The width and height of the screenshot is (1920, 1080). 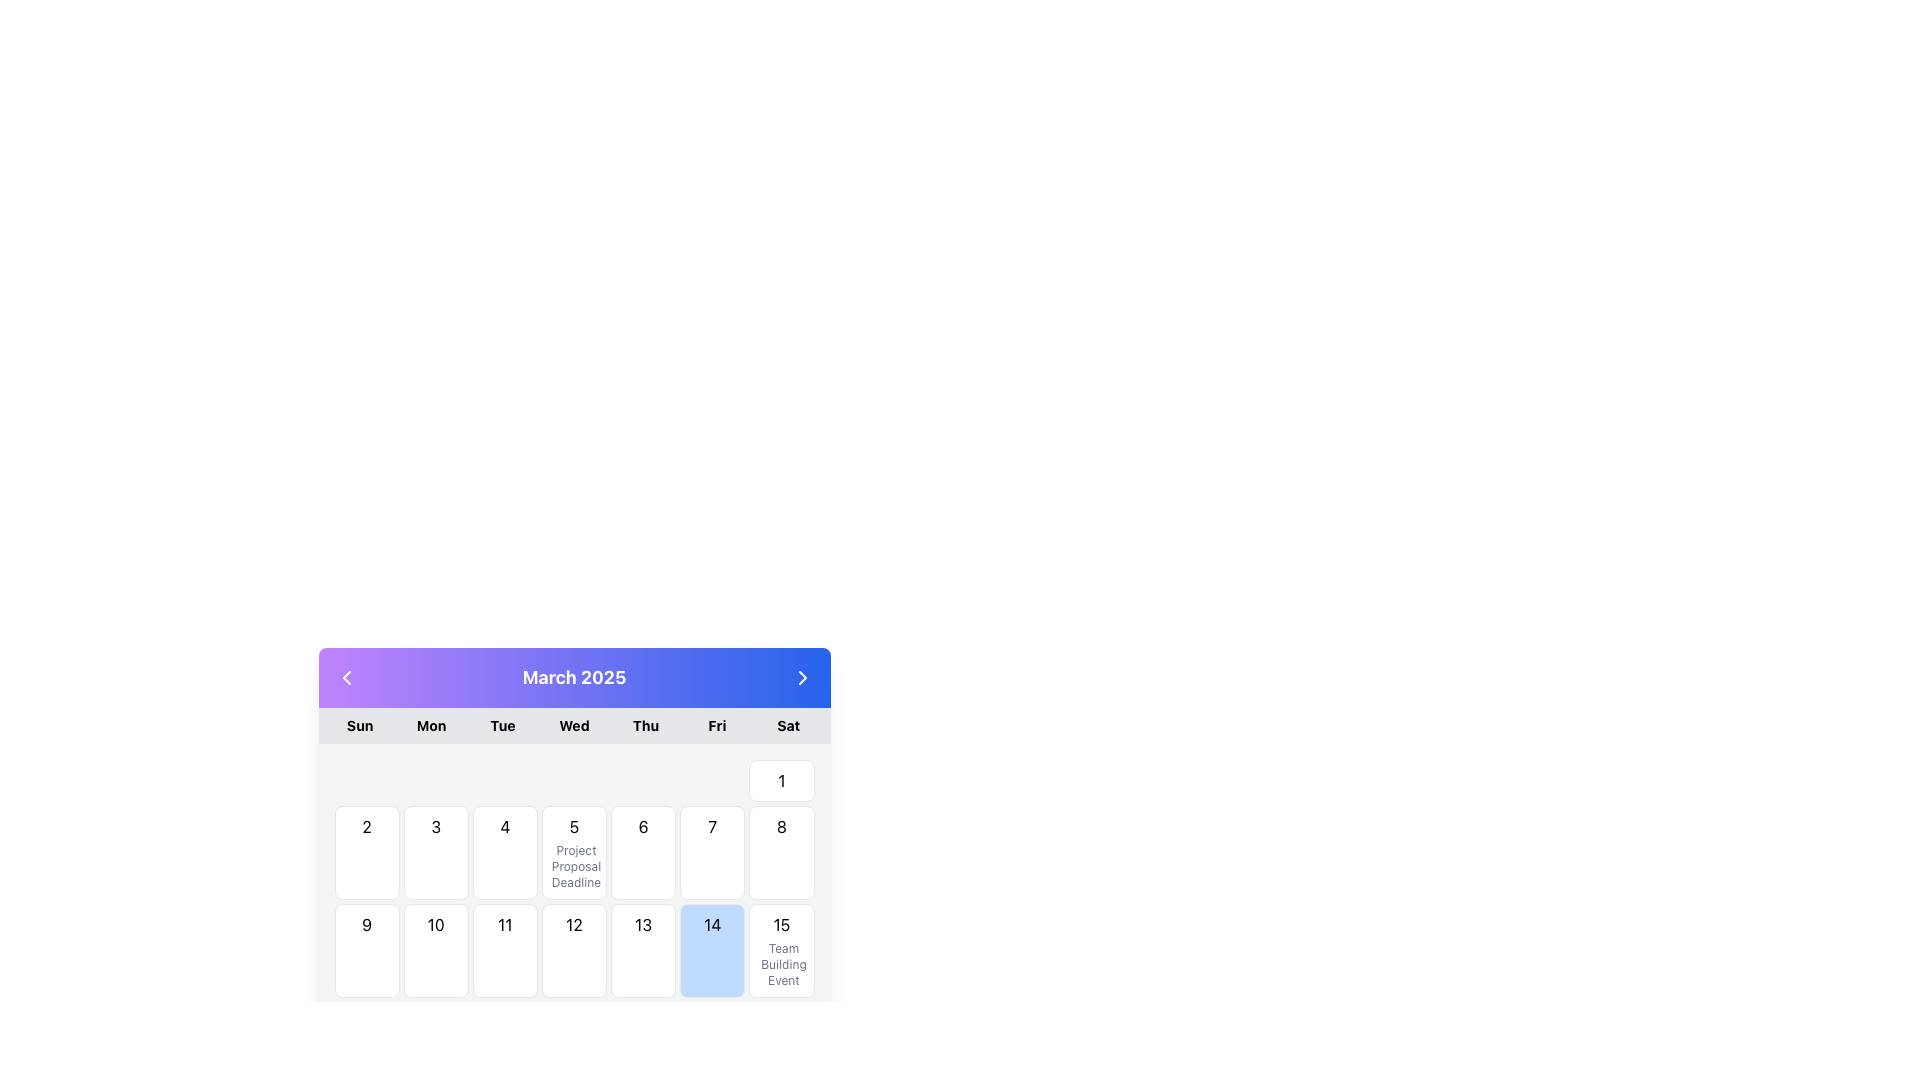 What do you see at coordinates (505, 950) in the screenshot?
I see `the calendar button representing the specific day in the second row, third column` at bounding box center [505, 950].